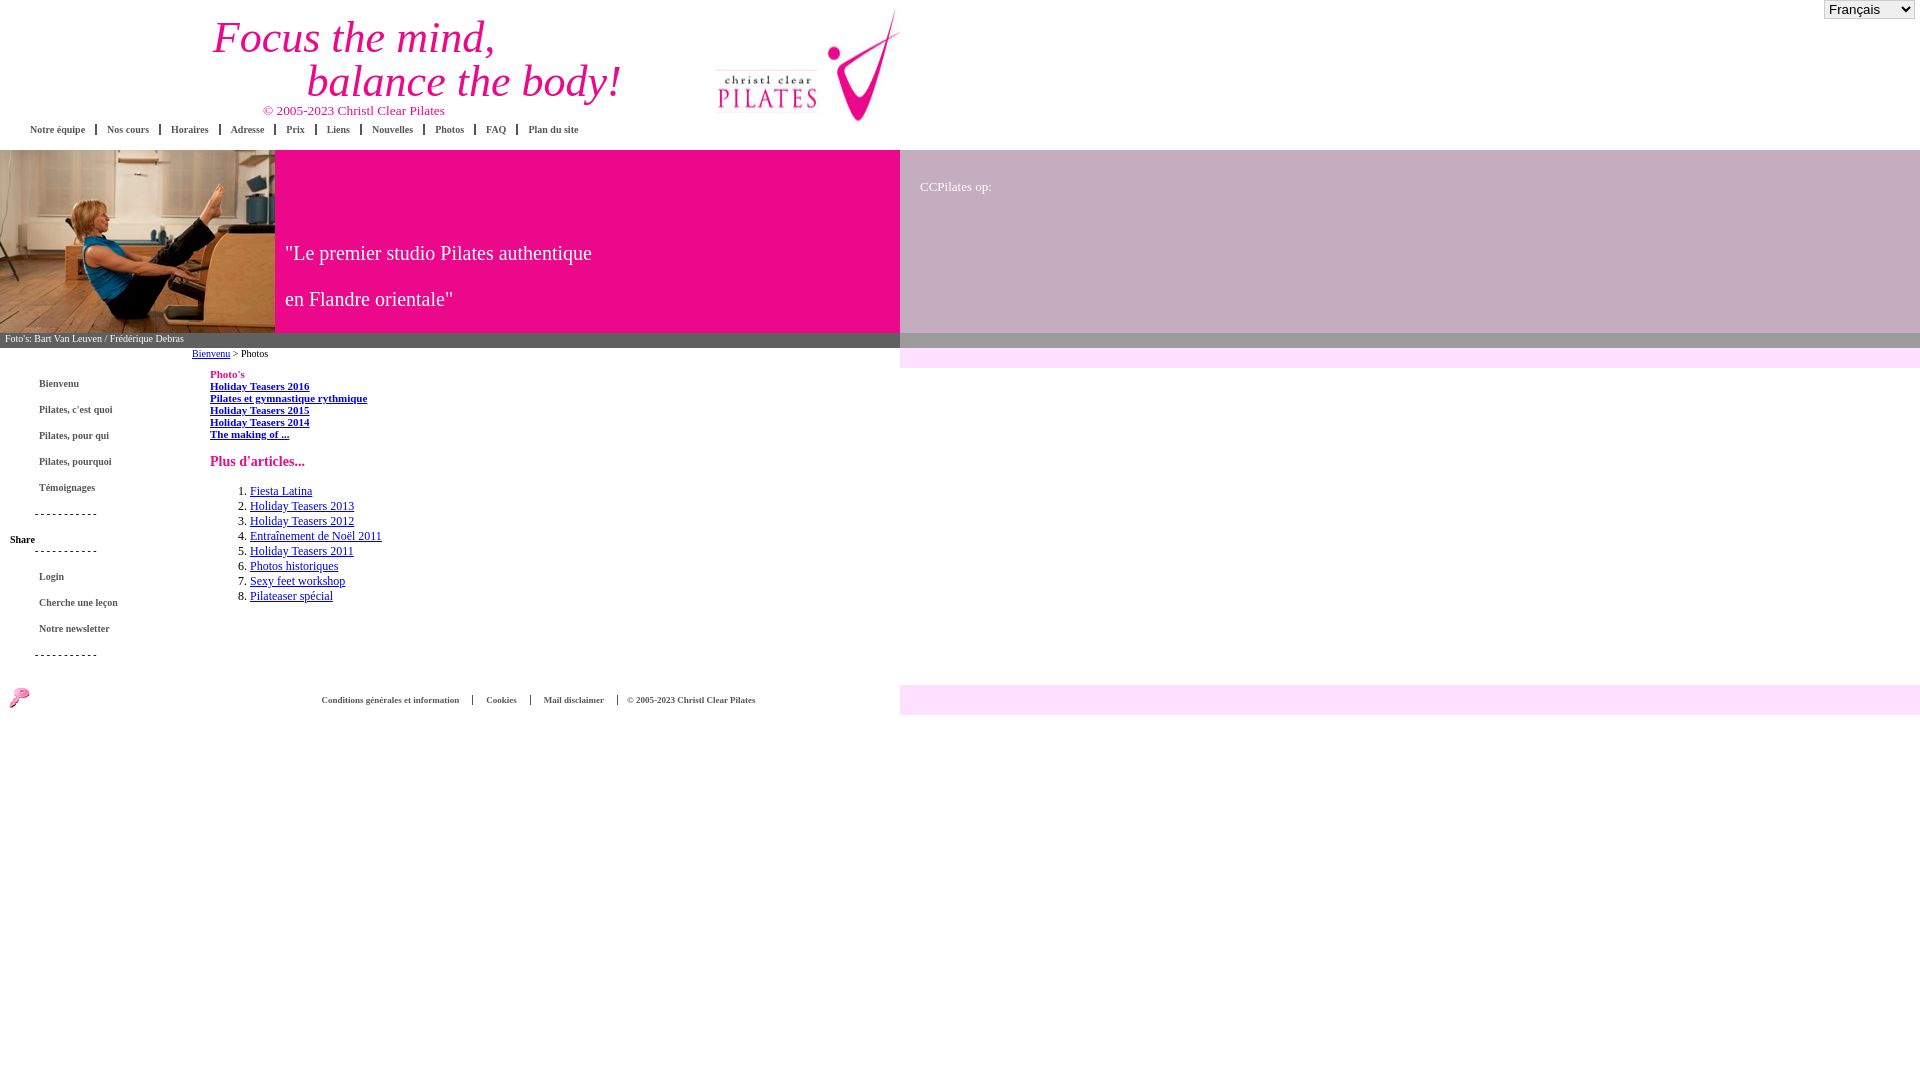 This screenshot has height=1080, width=1920. Describe the element at coordinates (34, 408) in the screenshot. I see `'Pilates, c'est quoi'` at that location.